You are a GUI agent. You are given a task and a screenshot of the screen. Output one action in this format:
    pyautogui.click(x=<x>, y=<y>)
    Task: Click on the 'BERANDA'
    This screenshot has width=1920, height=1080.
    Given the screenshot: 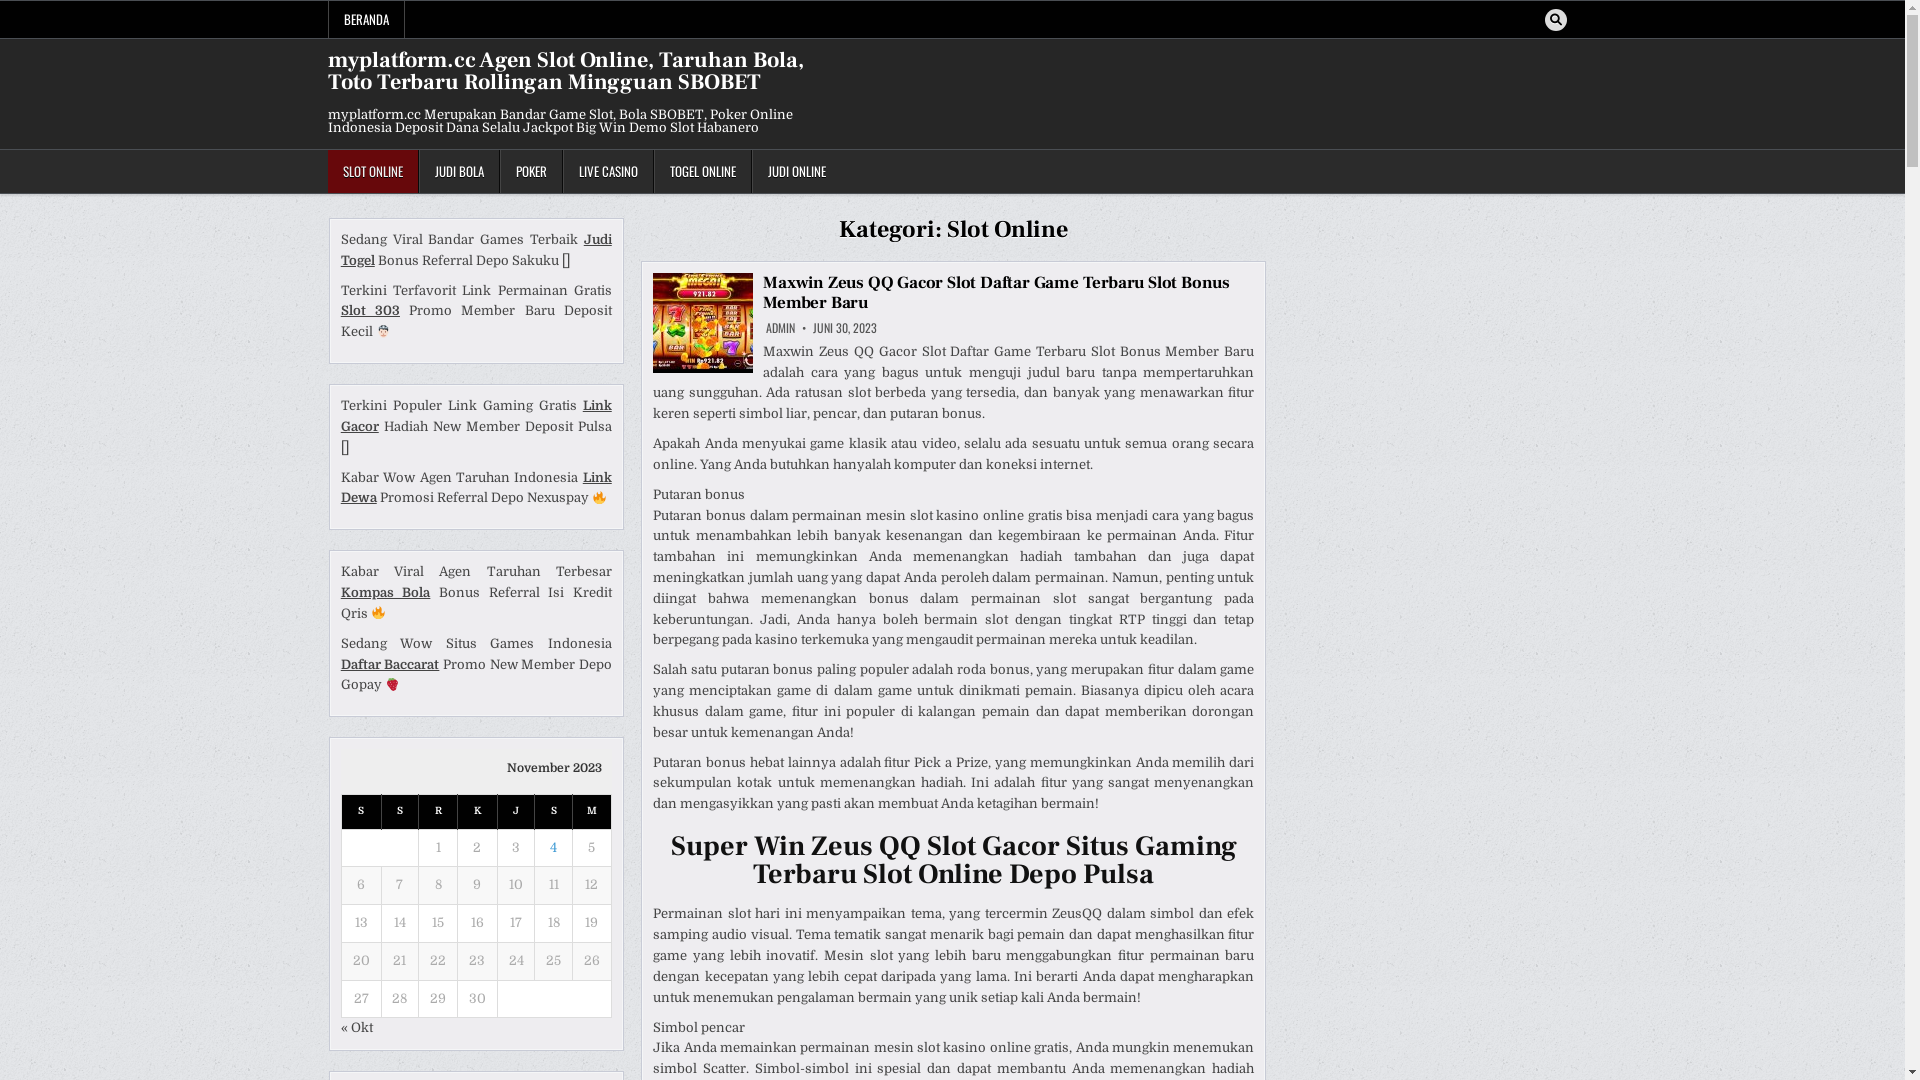 What is the action you would take?
    pyautogui.click(x=366, y=19)
    